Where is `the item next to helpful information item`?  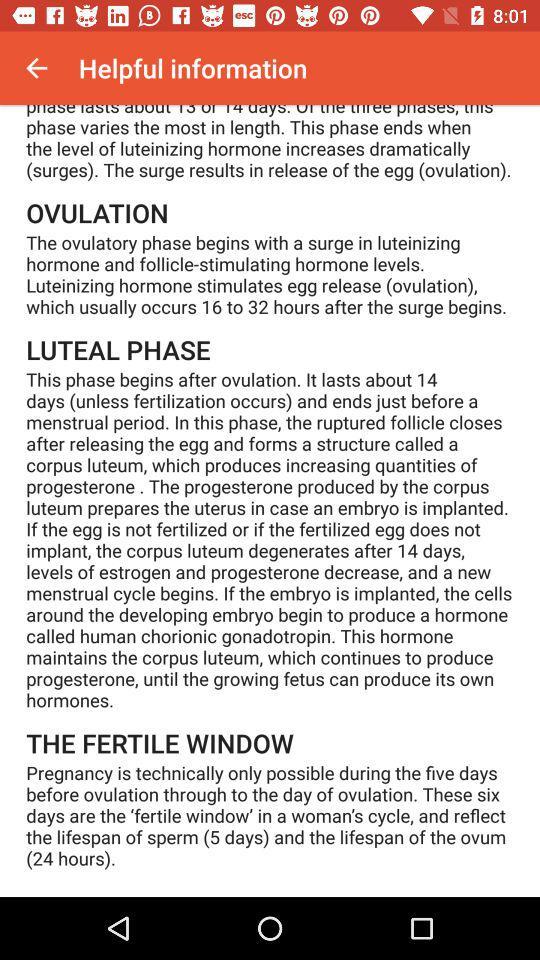 the item next to helpful information item is located at coordinates (36, 68).